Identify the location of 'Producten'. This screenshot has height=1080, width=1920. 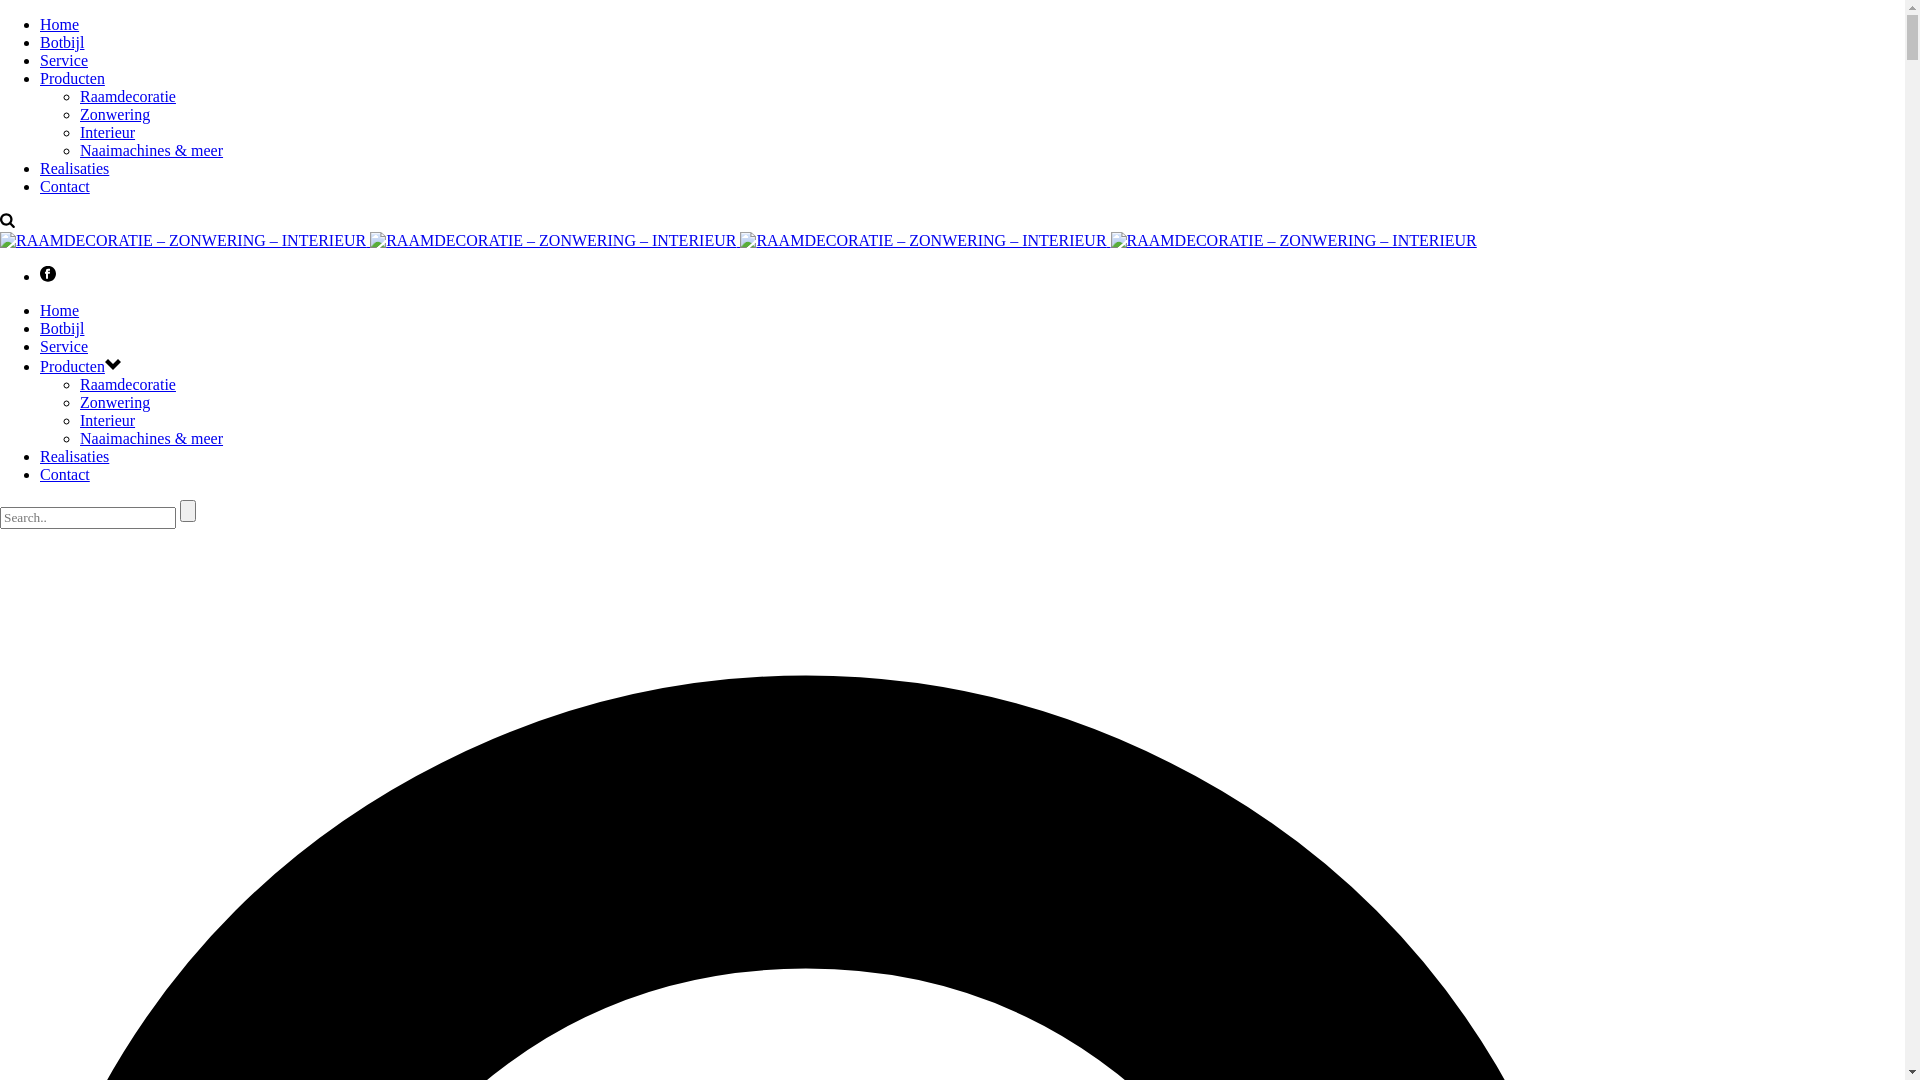
(72, 366).